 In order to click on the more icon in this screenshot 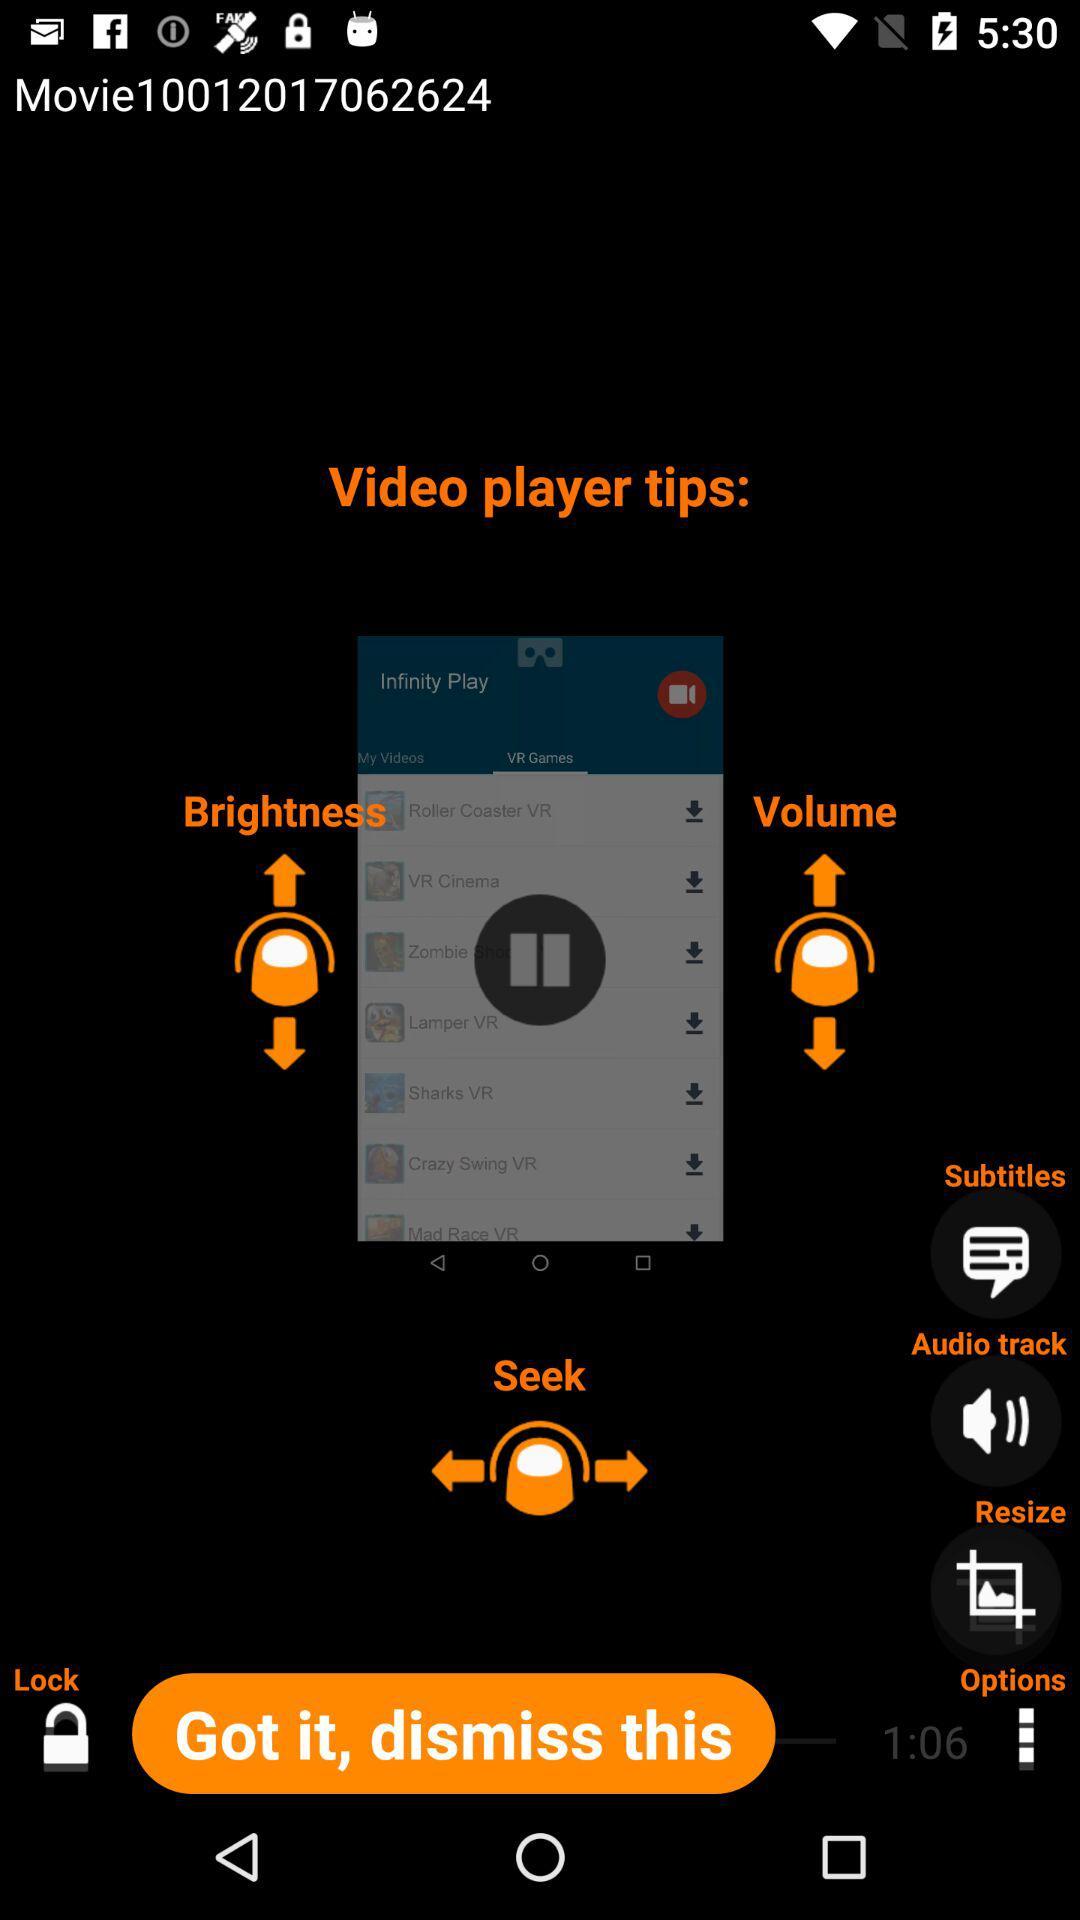, I will do `click(1024, 1740)`.